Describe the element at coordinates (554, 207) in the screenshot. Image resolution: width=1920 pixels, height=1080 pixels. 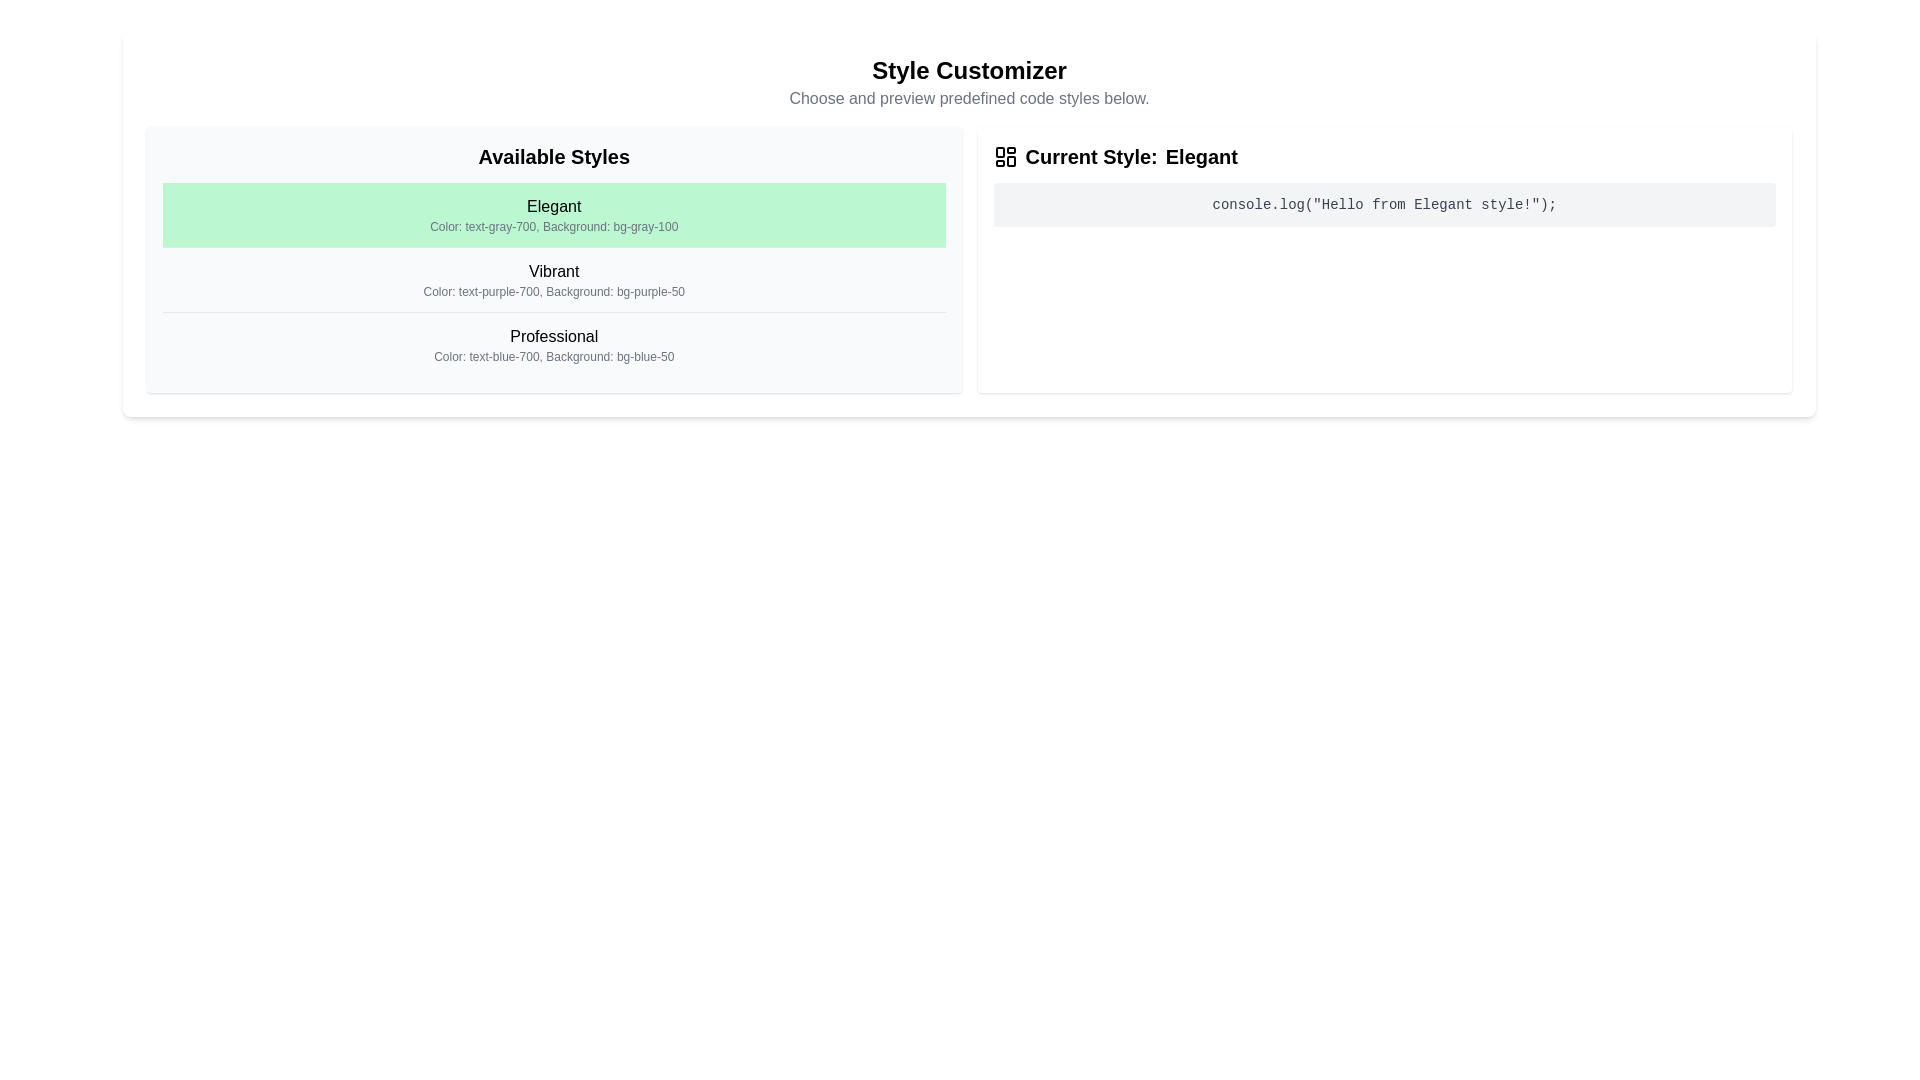
I see `the textual label displaying 'Elegant' which is the first option in the 'Available Styles' list, highlighted against a softly-colored green background` at that location.